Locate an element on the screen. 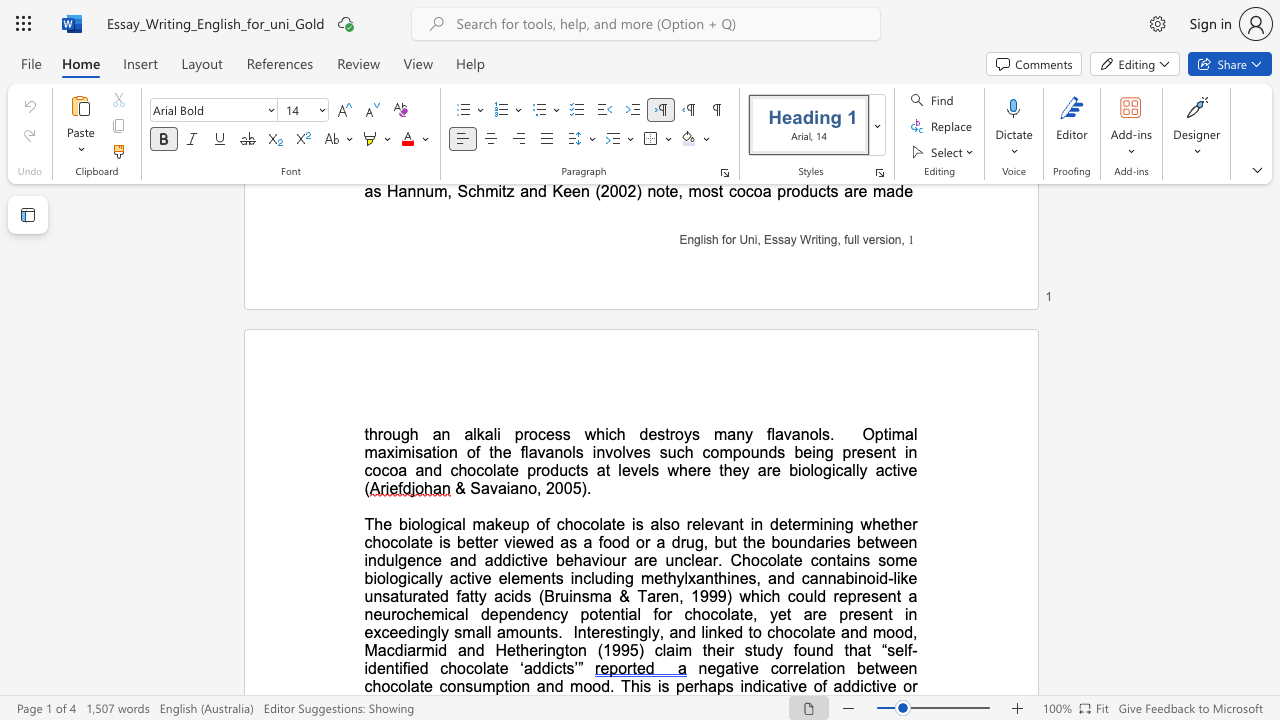 This screenshot has height=720, width=1280. the subset text "ive correlation betwee" within the text "negative correlation between chocolate consumption and mood. This is" is located at coordinates (737, 668).